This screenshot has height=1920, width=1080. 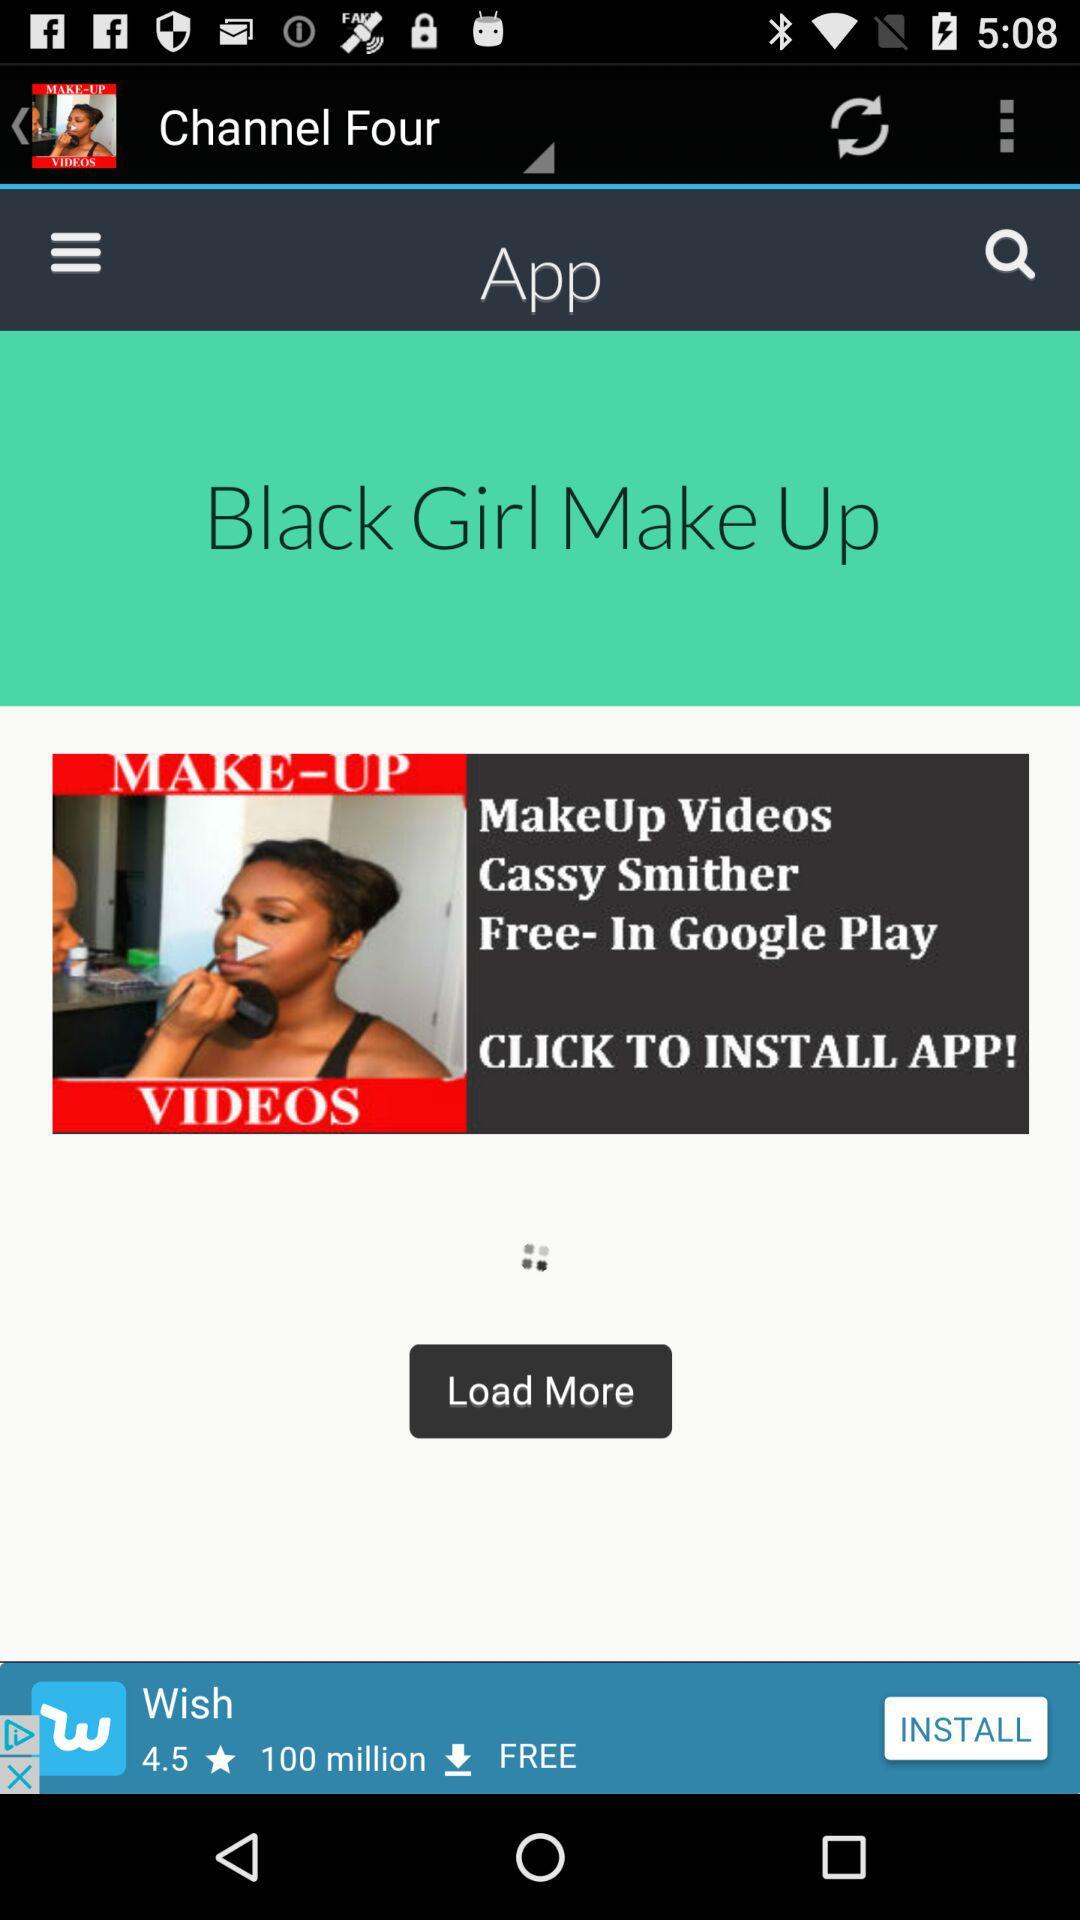 I want to click on install app, so click(x=540, y=1727).